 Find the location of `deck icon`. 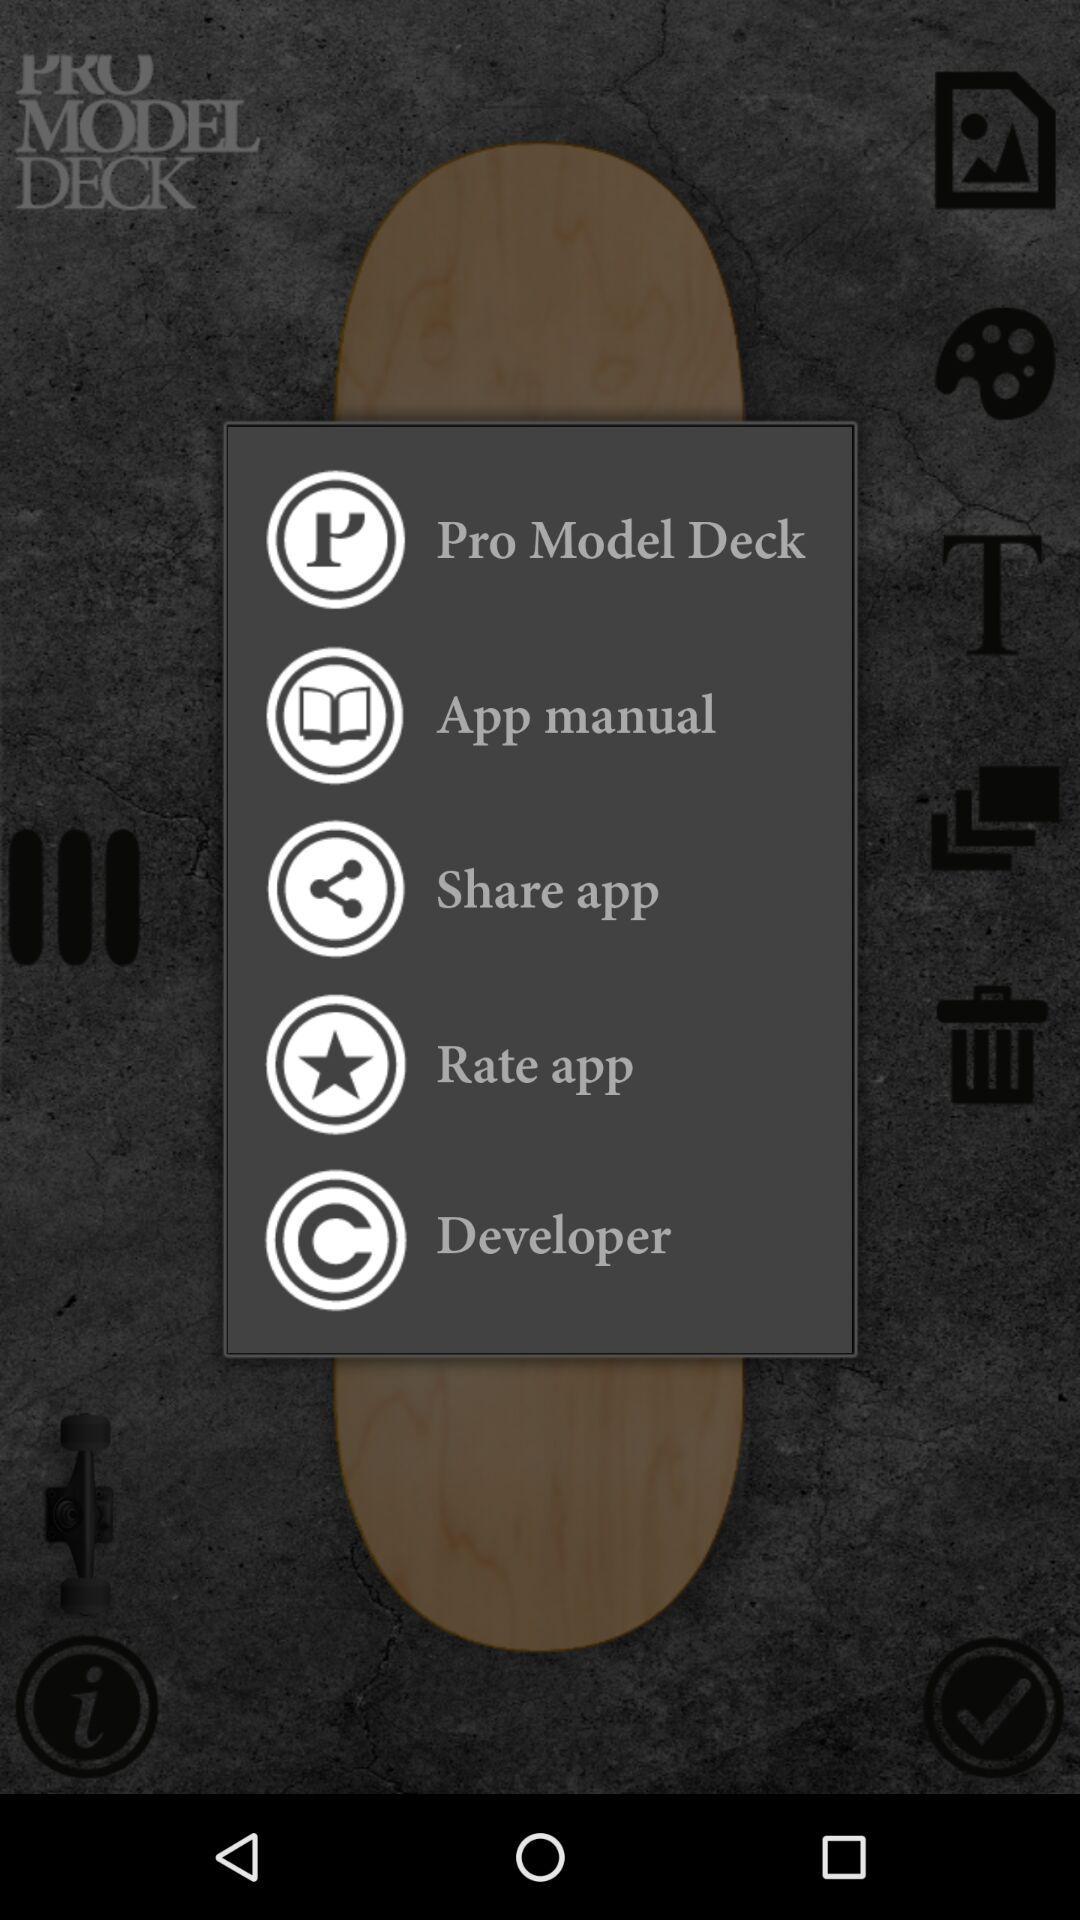

deck icon is located at coordinates (333, 540).